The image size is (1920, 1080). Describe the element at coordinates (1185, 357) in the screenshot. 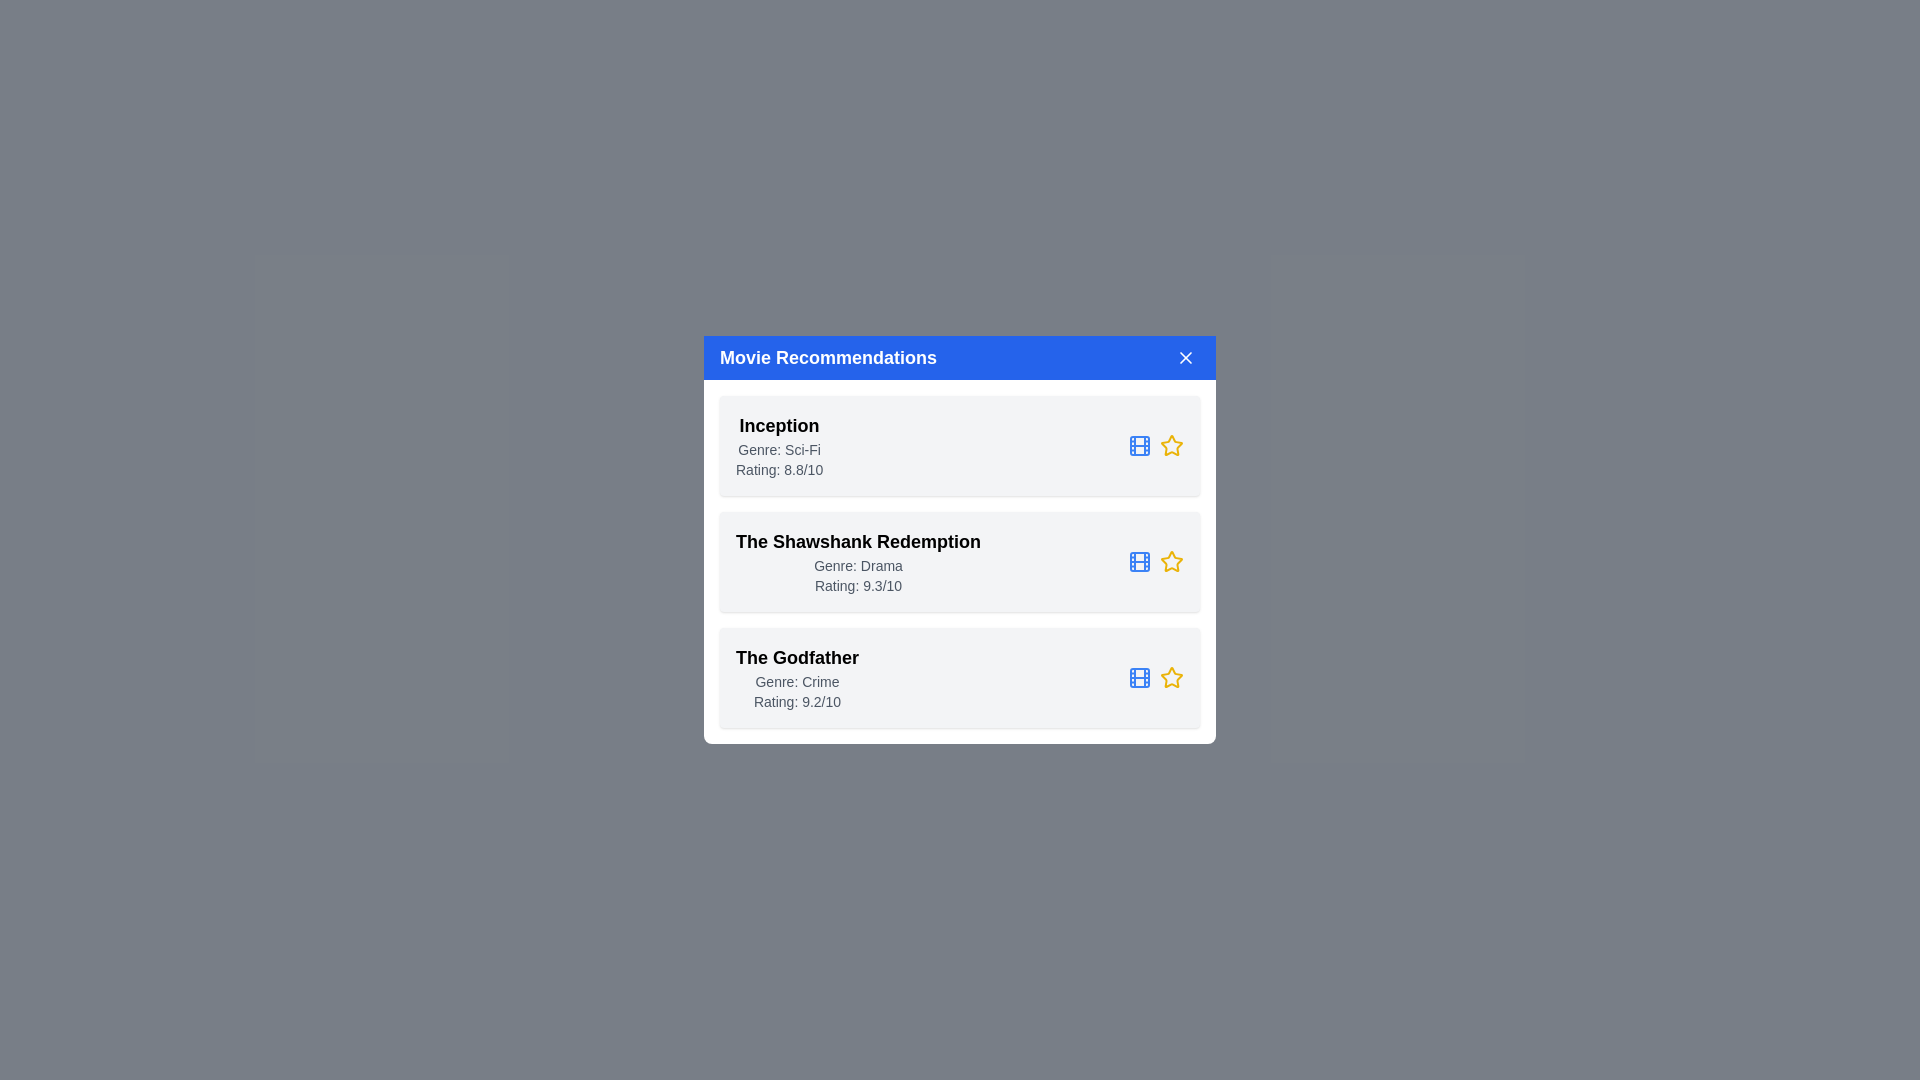

I see `the close button in the header to close the dialog` at that location.